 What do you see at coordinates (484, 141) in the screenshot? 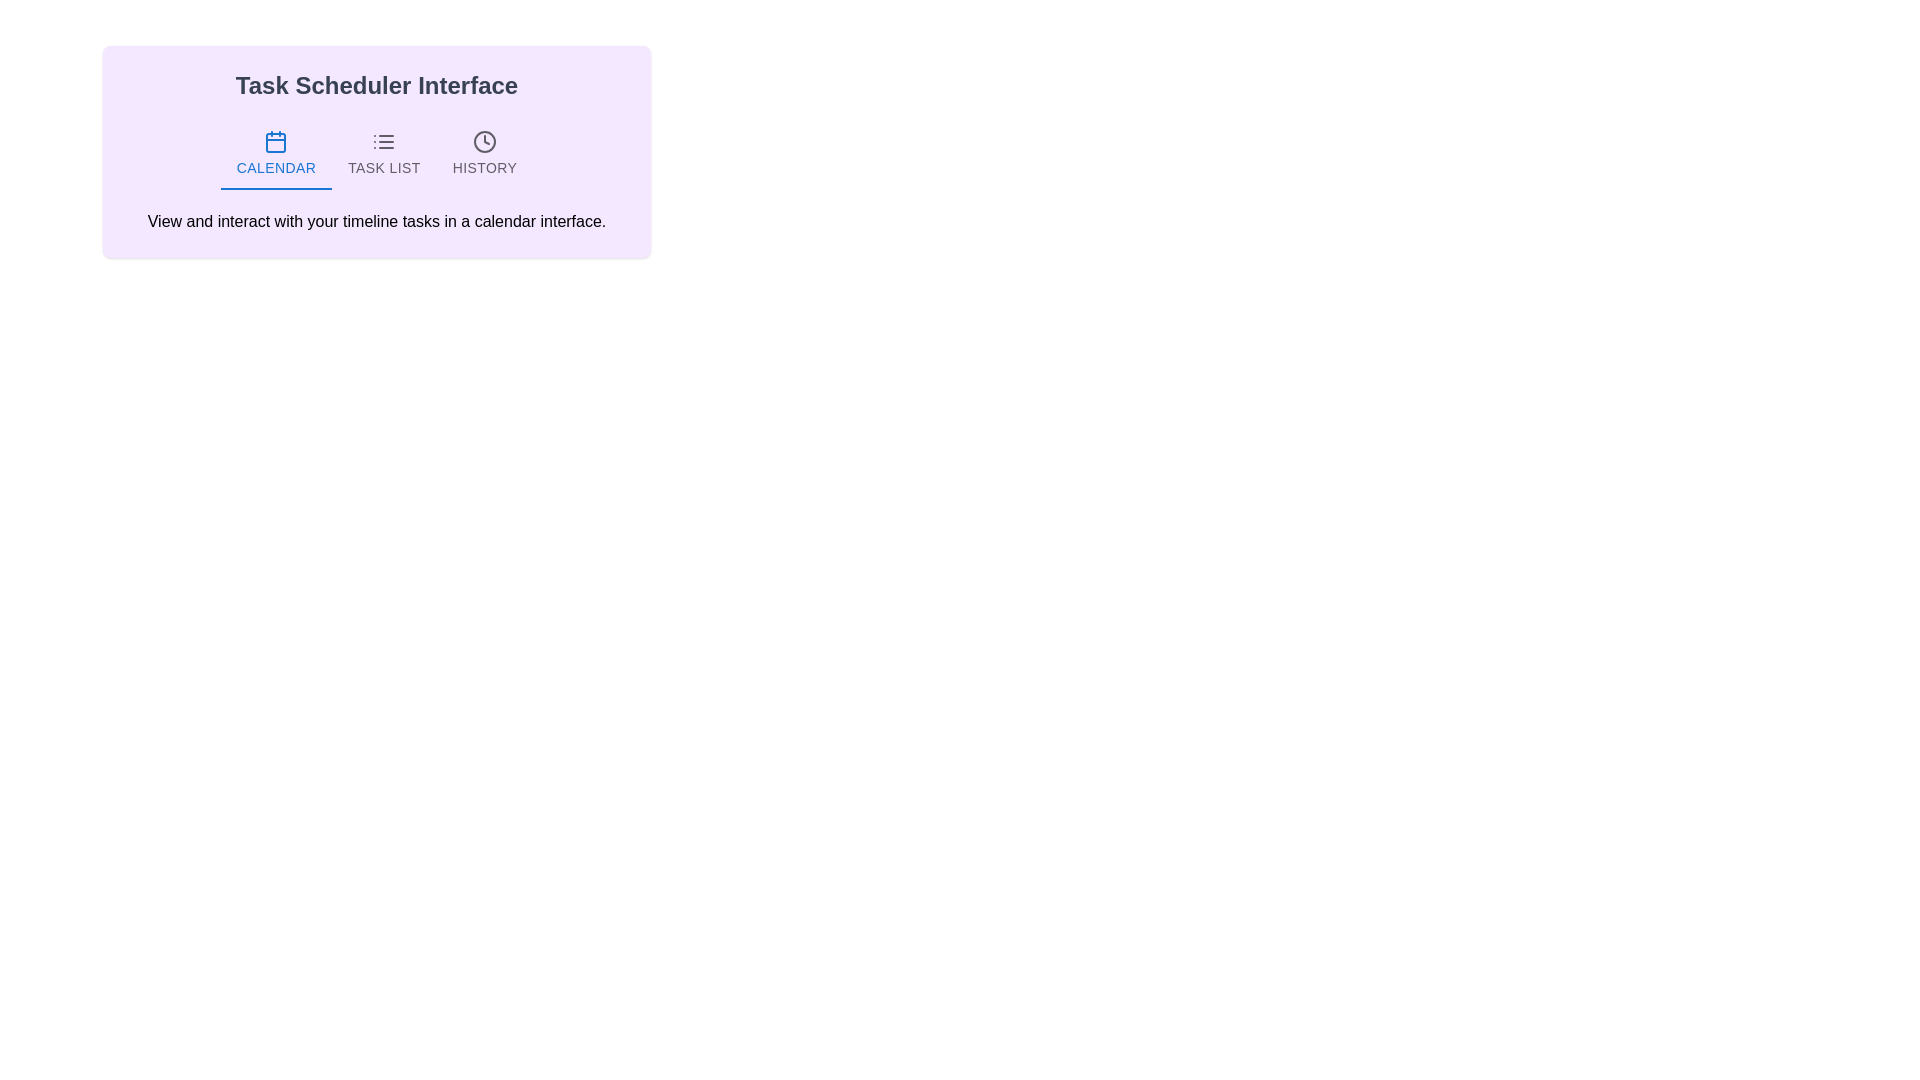
I see `the 'HISTORY' tab icon` at bounding box center [484, 141].